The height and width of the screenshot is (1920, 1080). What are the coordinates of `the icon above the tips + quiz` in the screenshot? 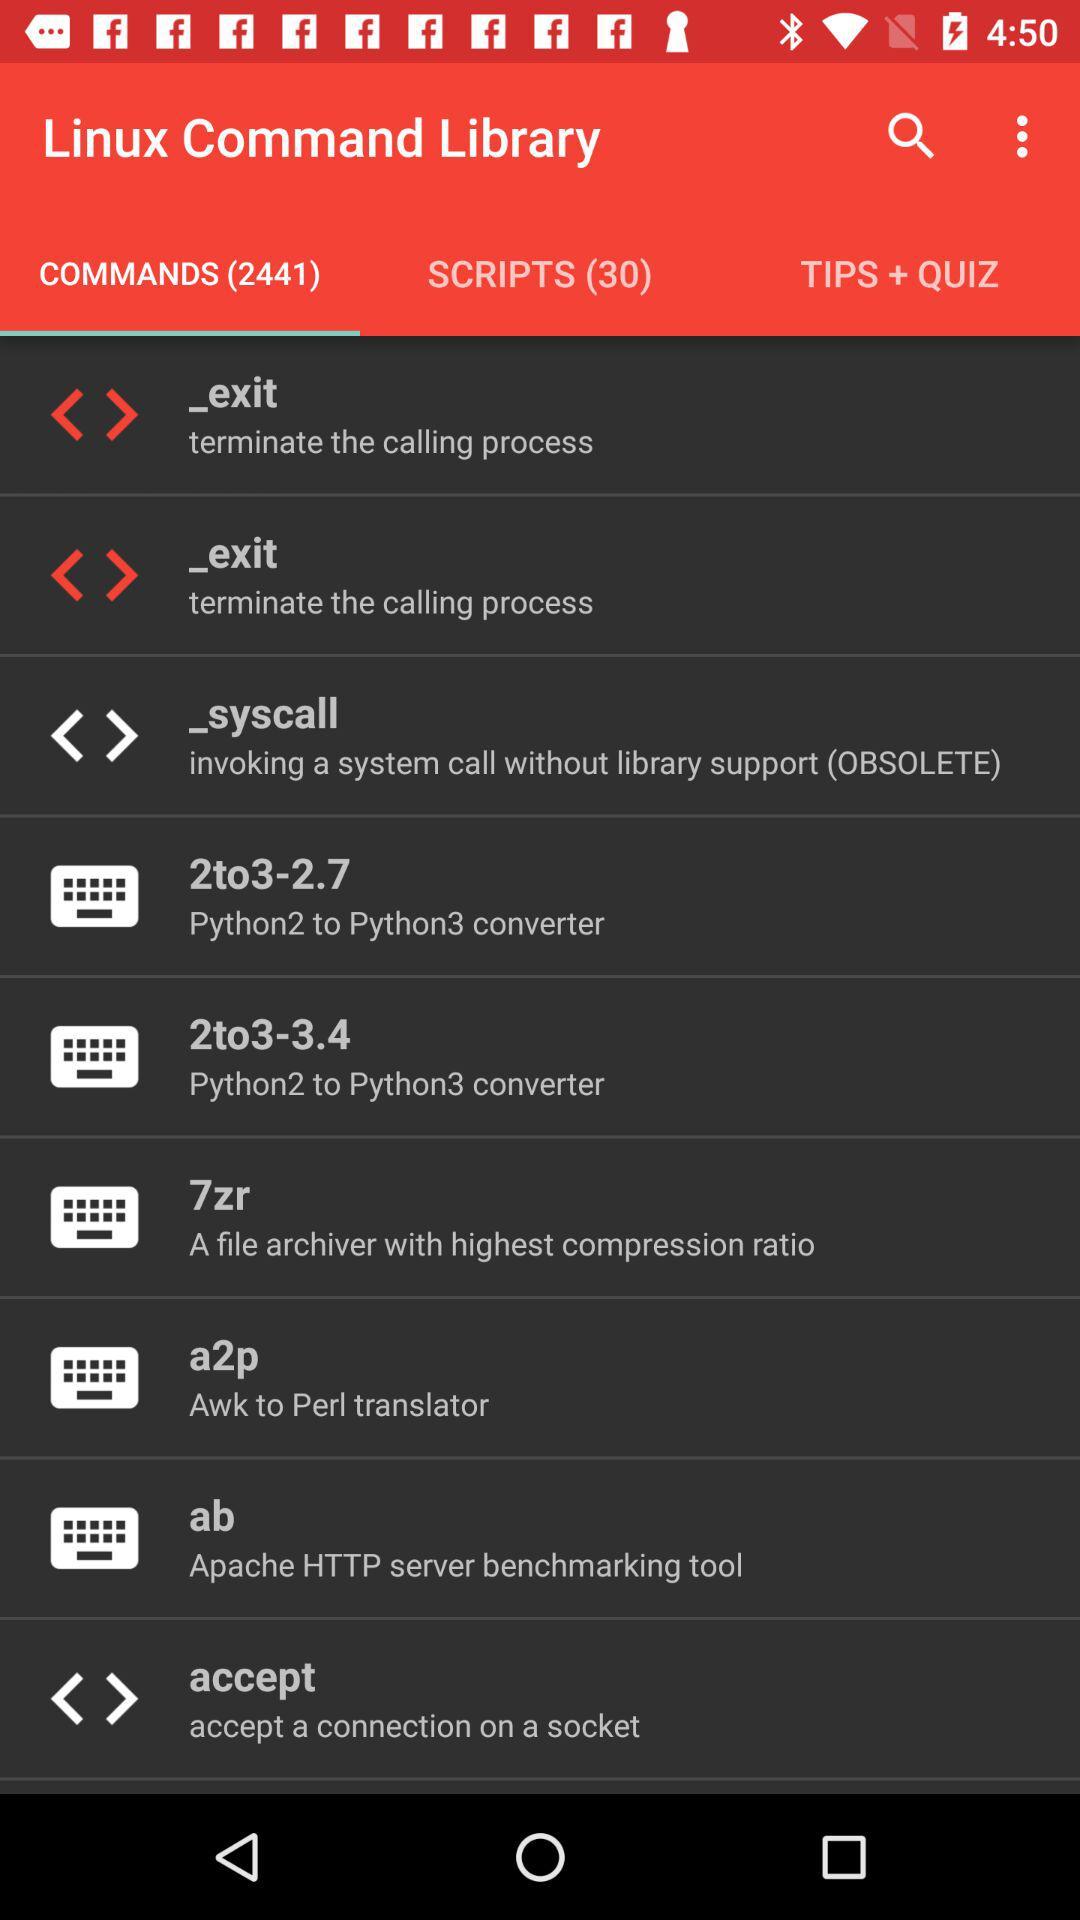 It's located at (1027, 135).